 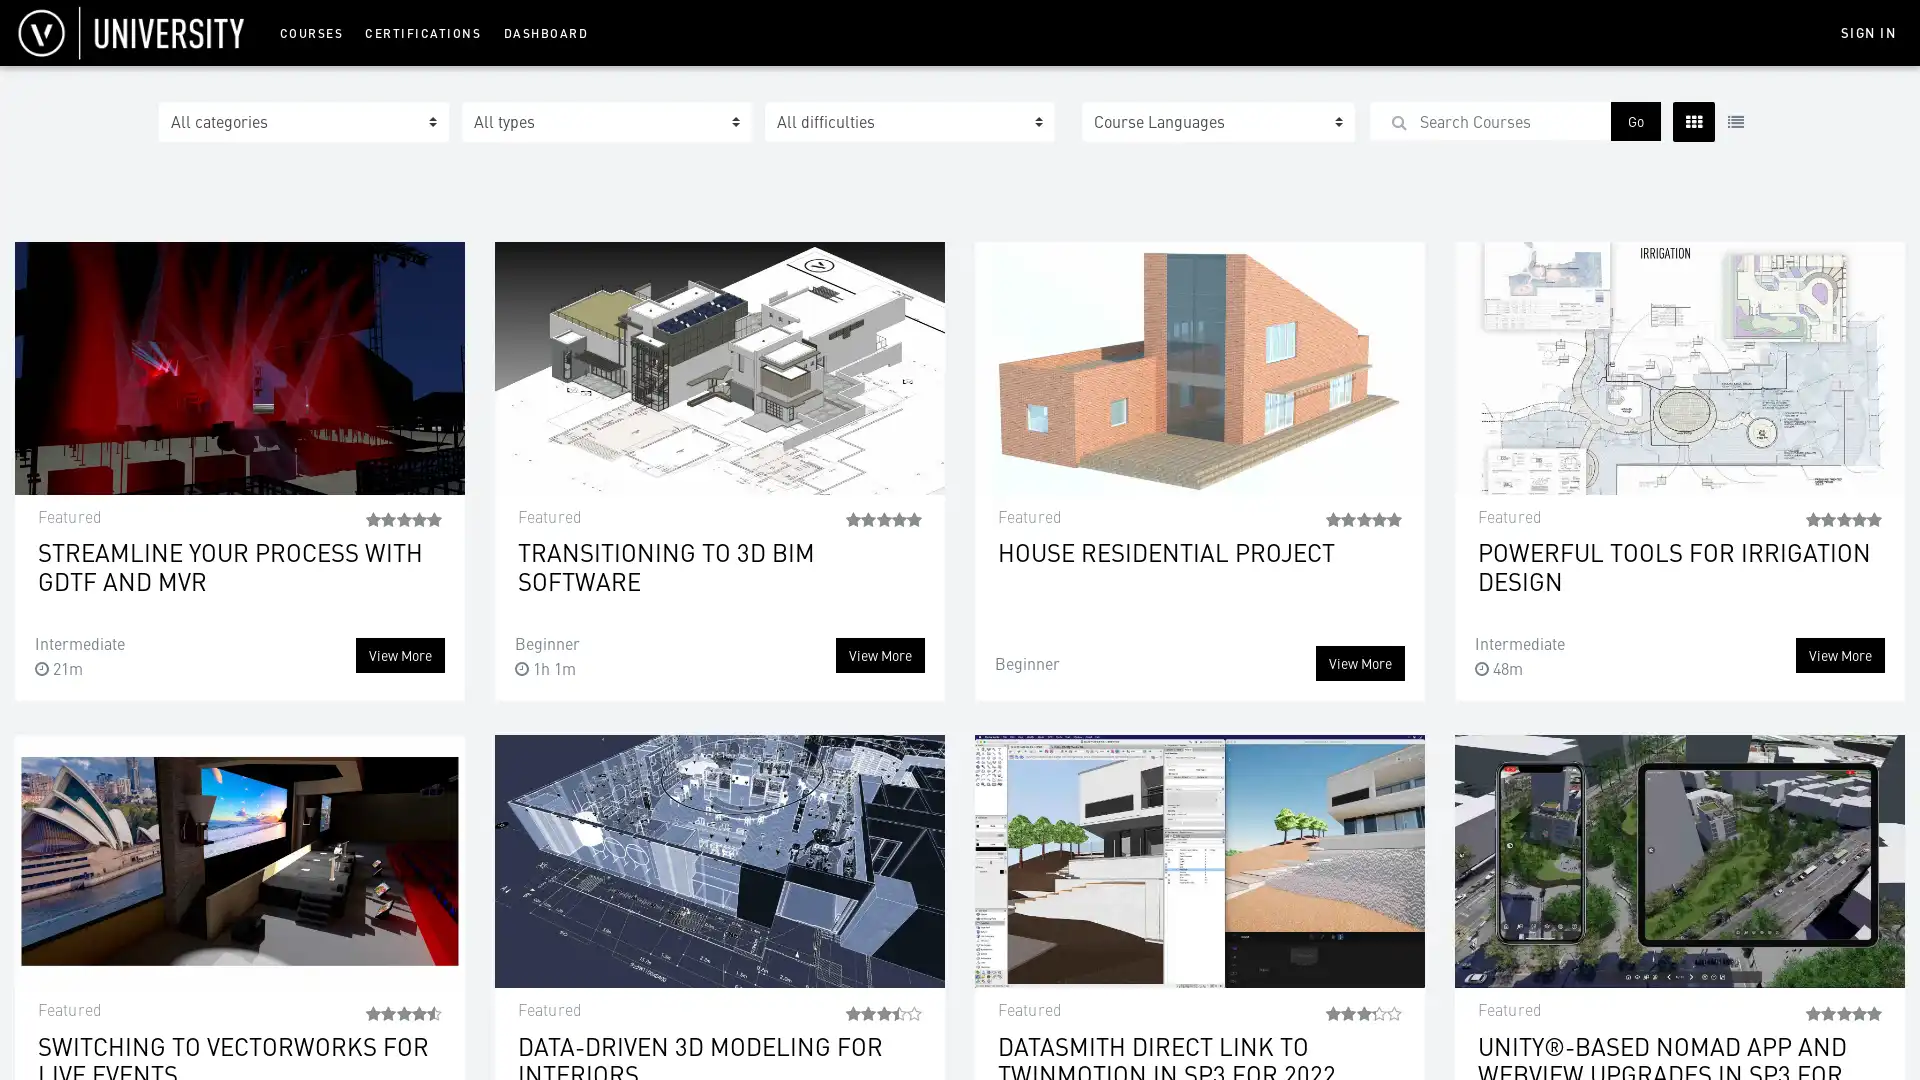 What do you see at coordinates (880, 655) in the screenshot?
I see `View More` at bounding box center [880, 655].